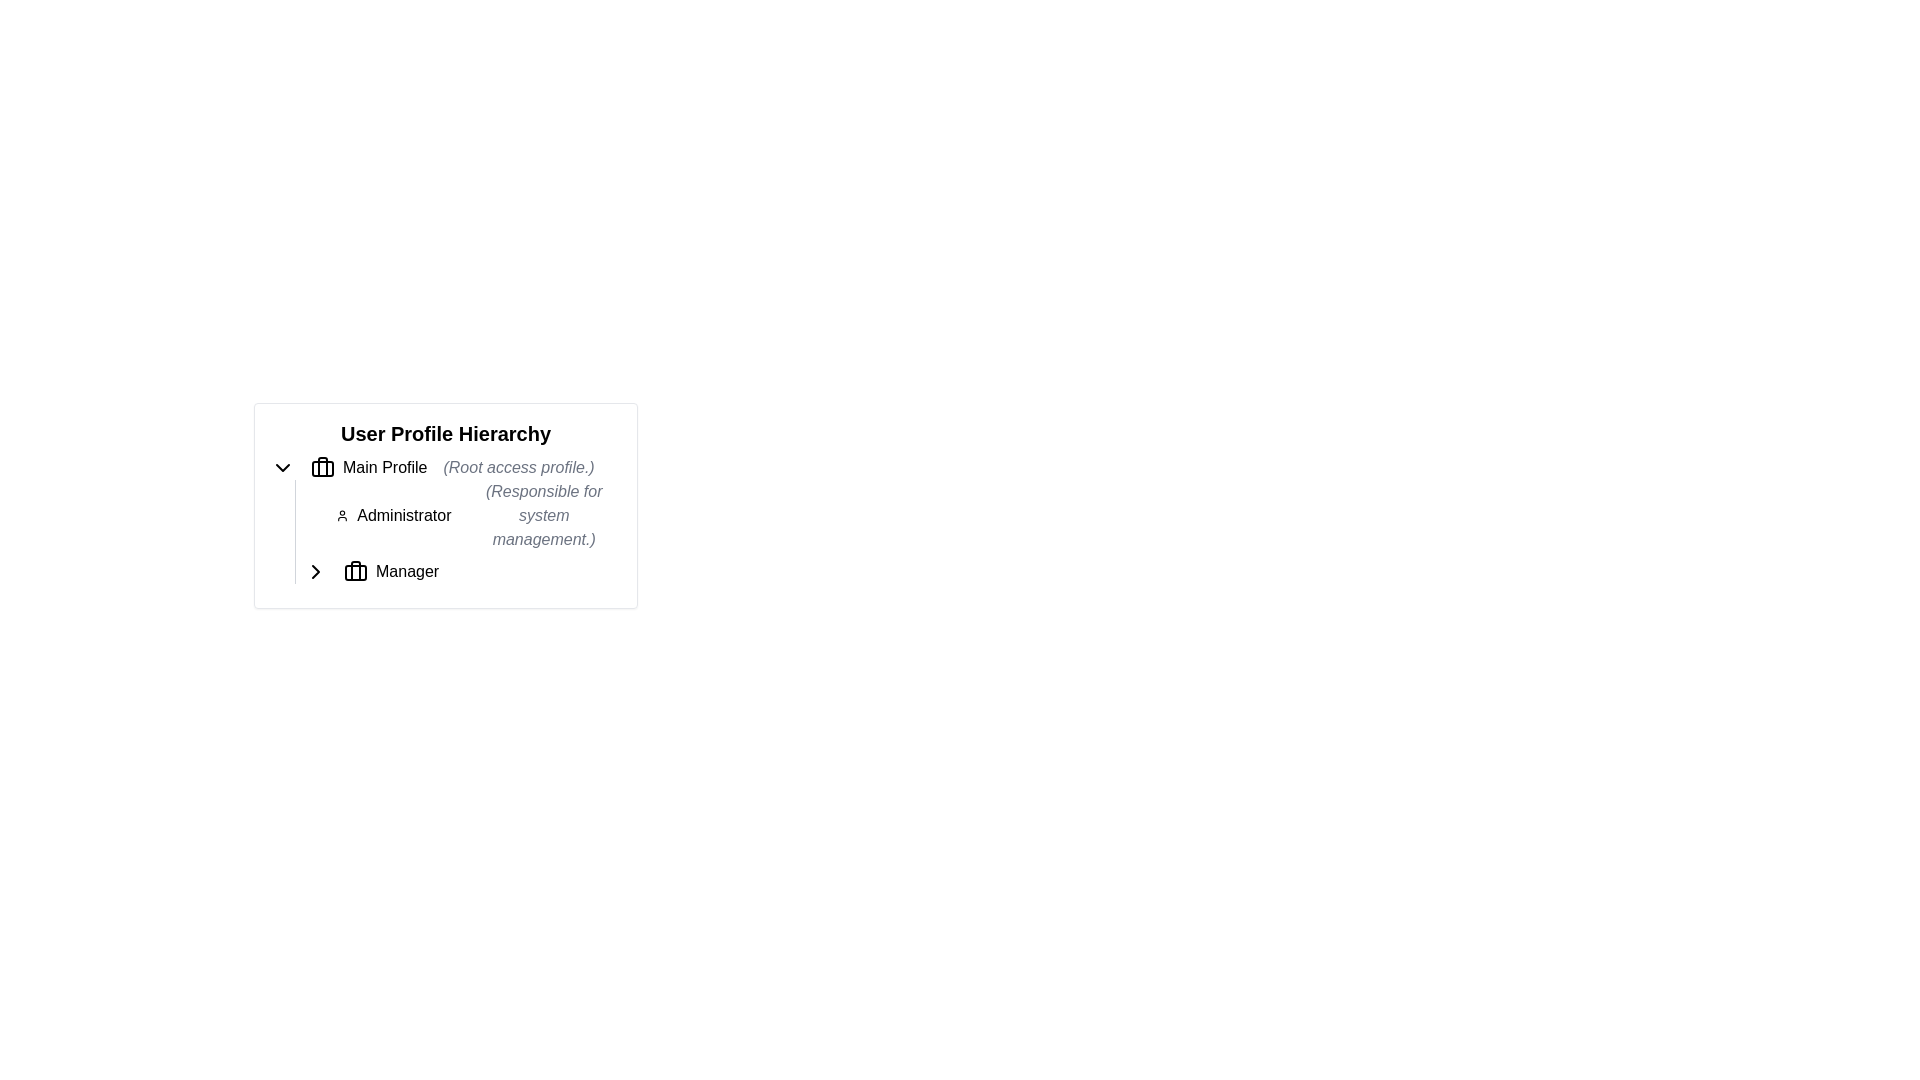 This screenshot has width=1920, height=1080. I want to click on the Chevron Dropdown Indicator located in the upper-left region of the 'User Profile Hierarchy' section, so click(282, 467).